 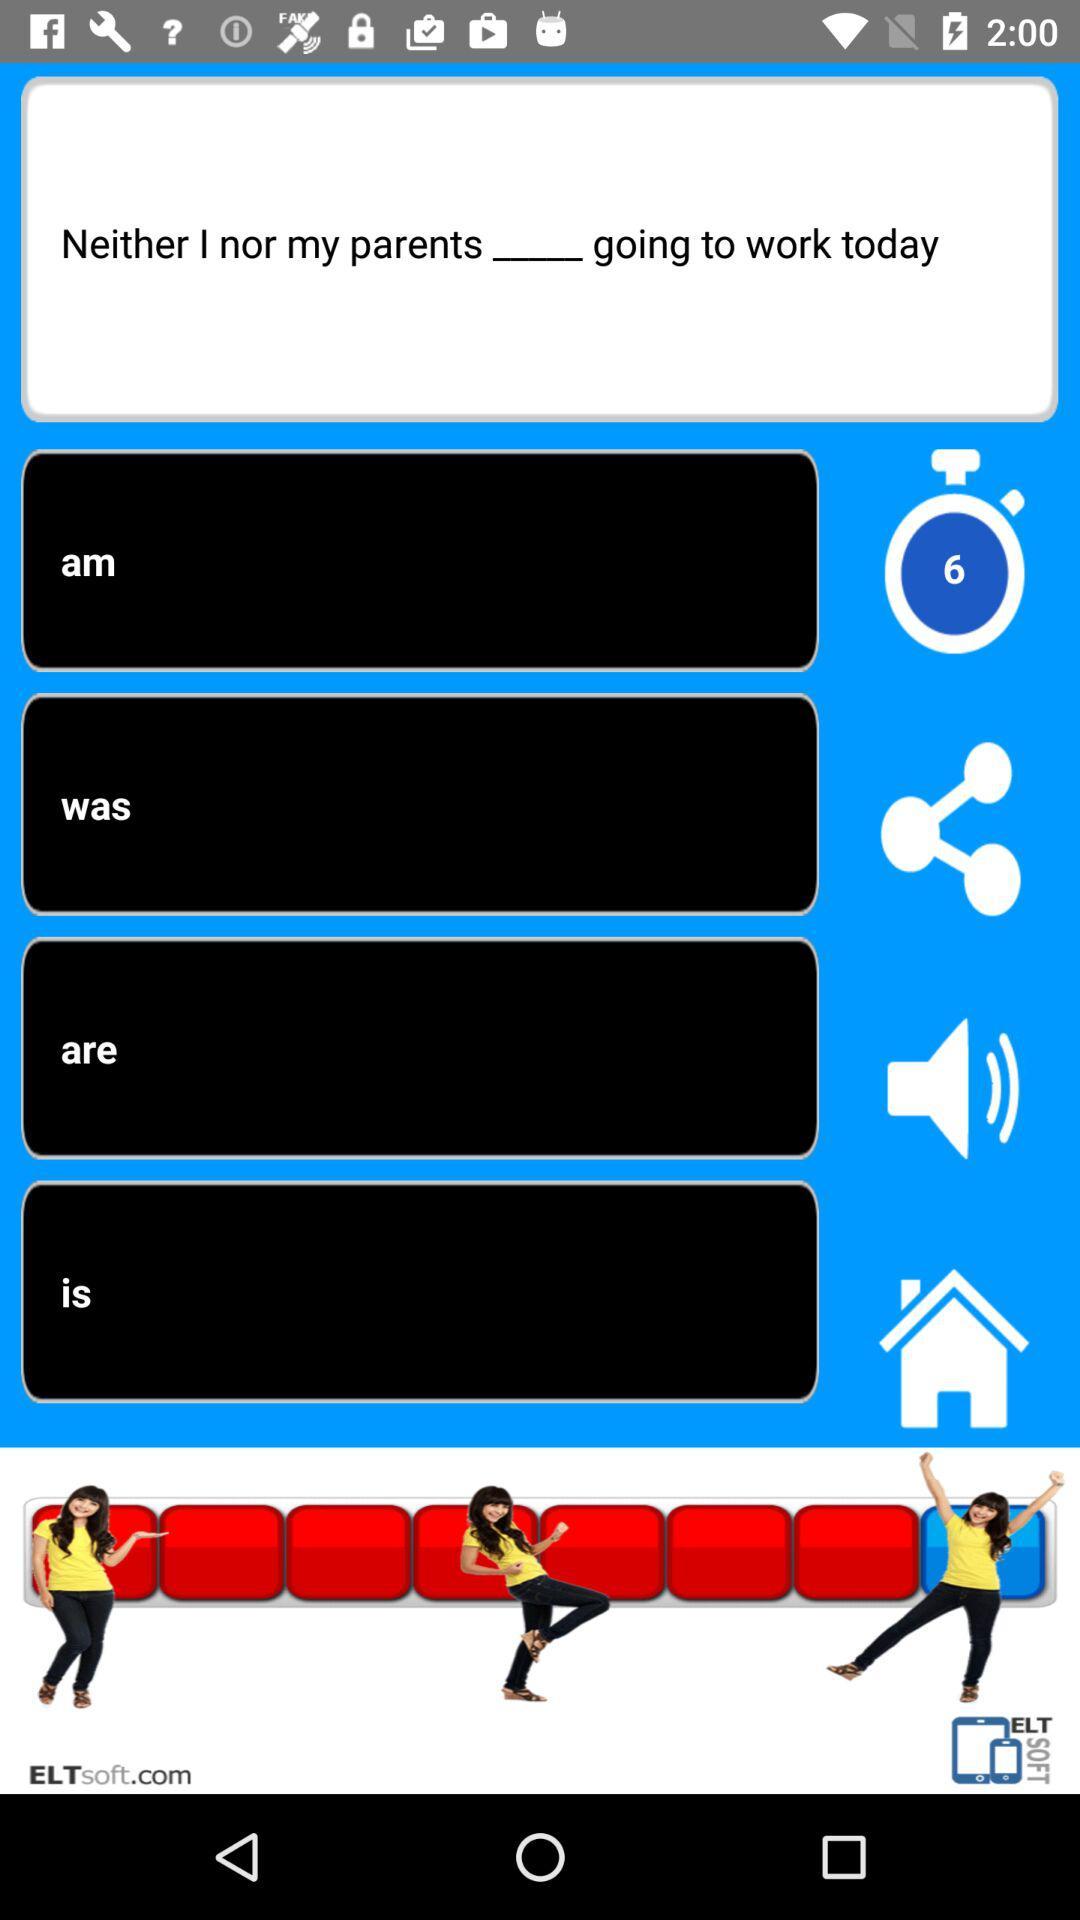 I want to click on the option which looks like a watch, so click(x=952, y=567).